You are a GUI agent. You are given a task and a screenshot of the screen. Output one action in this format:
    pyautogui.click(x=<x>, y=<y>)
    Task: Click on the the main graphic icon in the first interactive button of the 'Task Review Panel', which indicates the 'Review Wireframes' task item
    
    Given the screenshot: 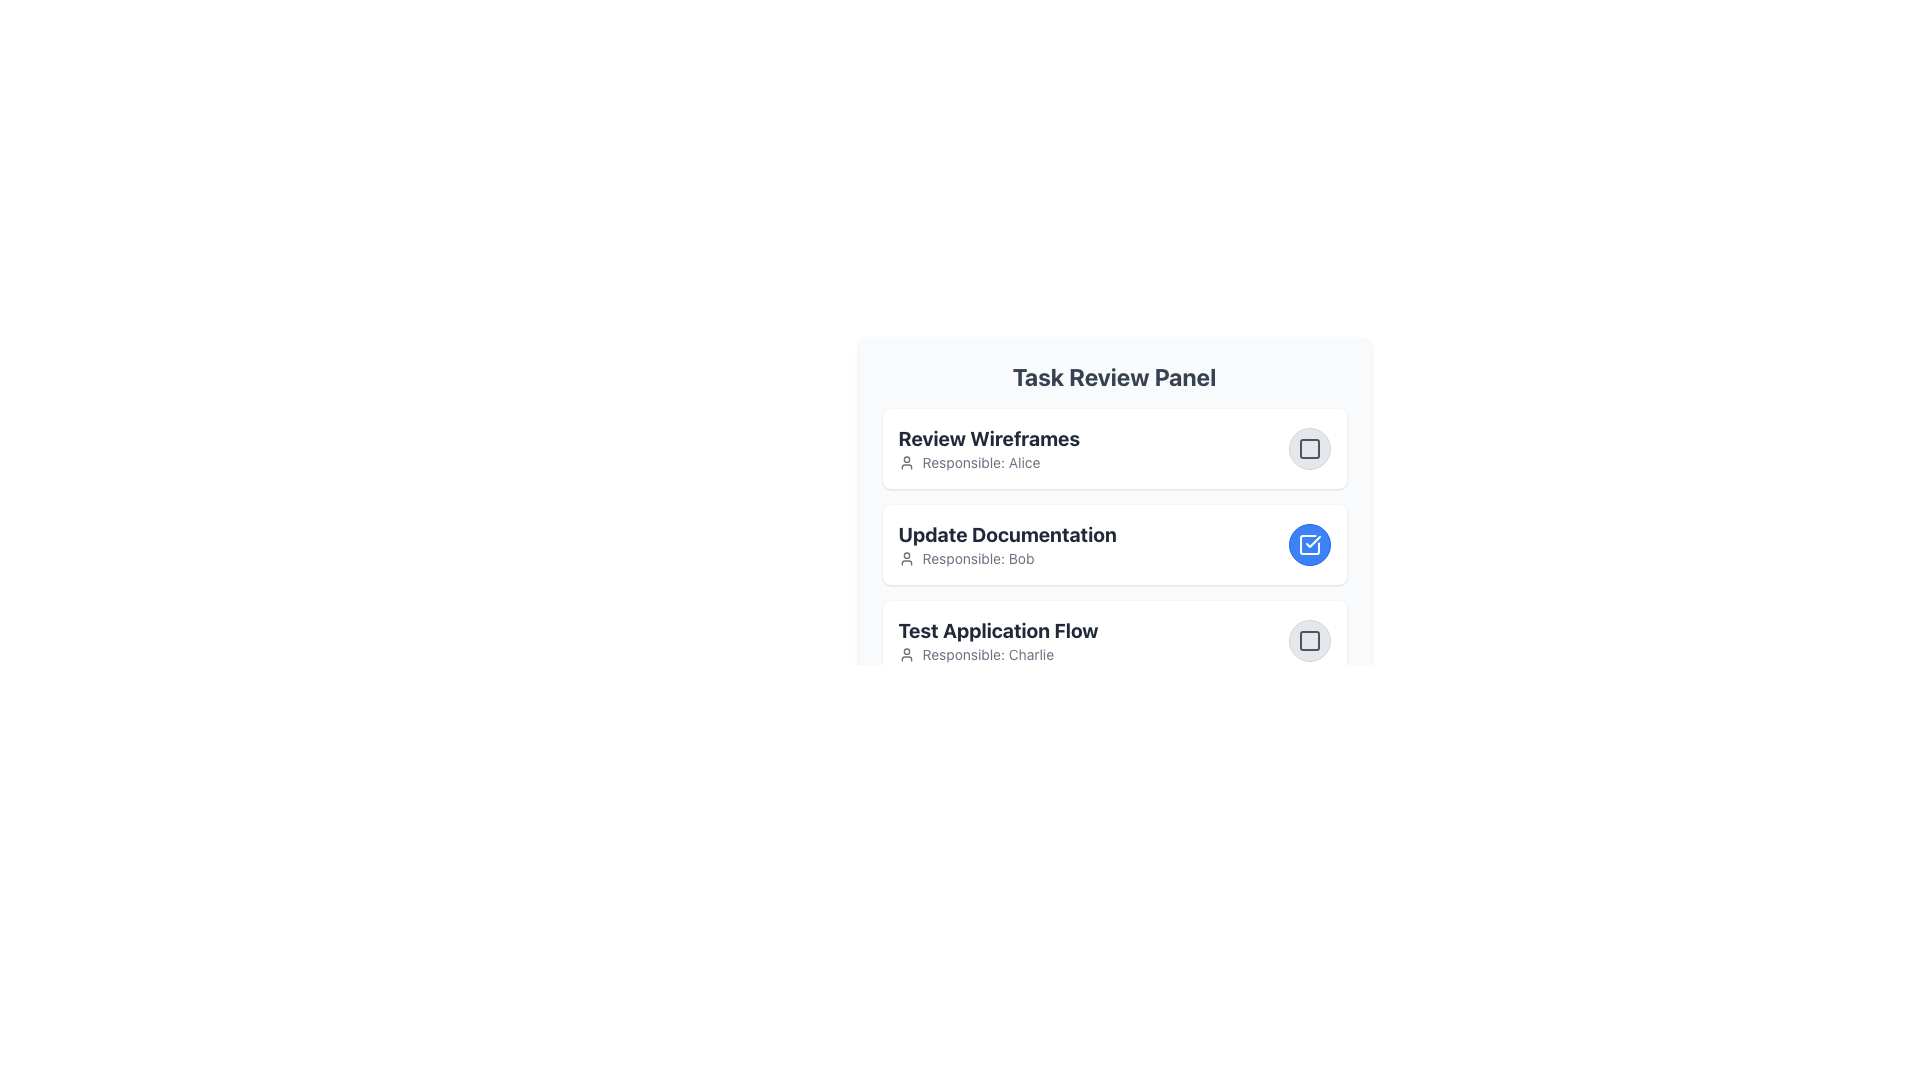 What is the action you would take?
    pyautogui.click(x=1309, y=447)
    